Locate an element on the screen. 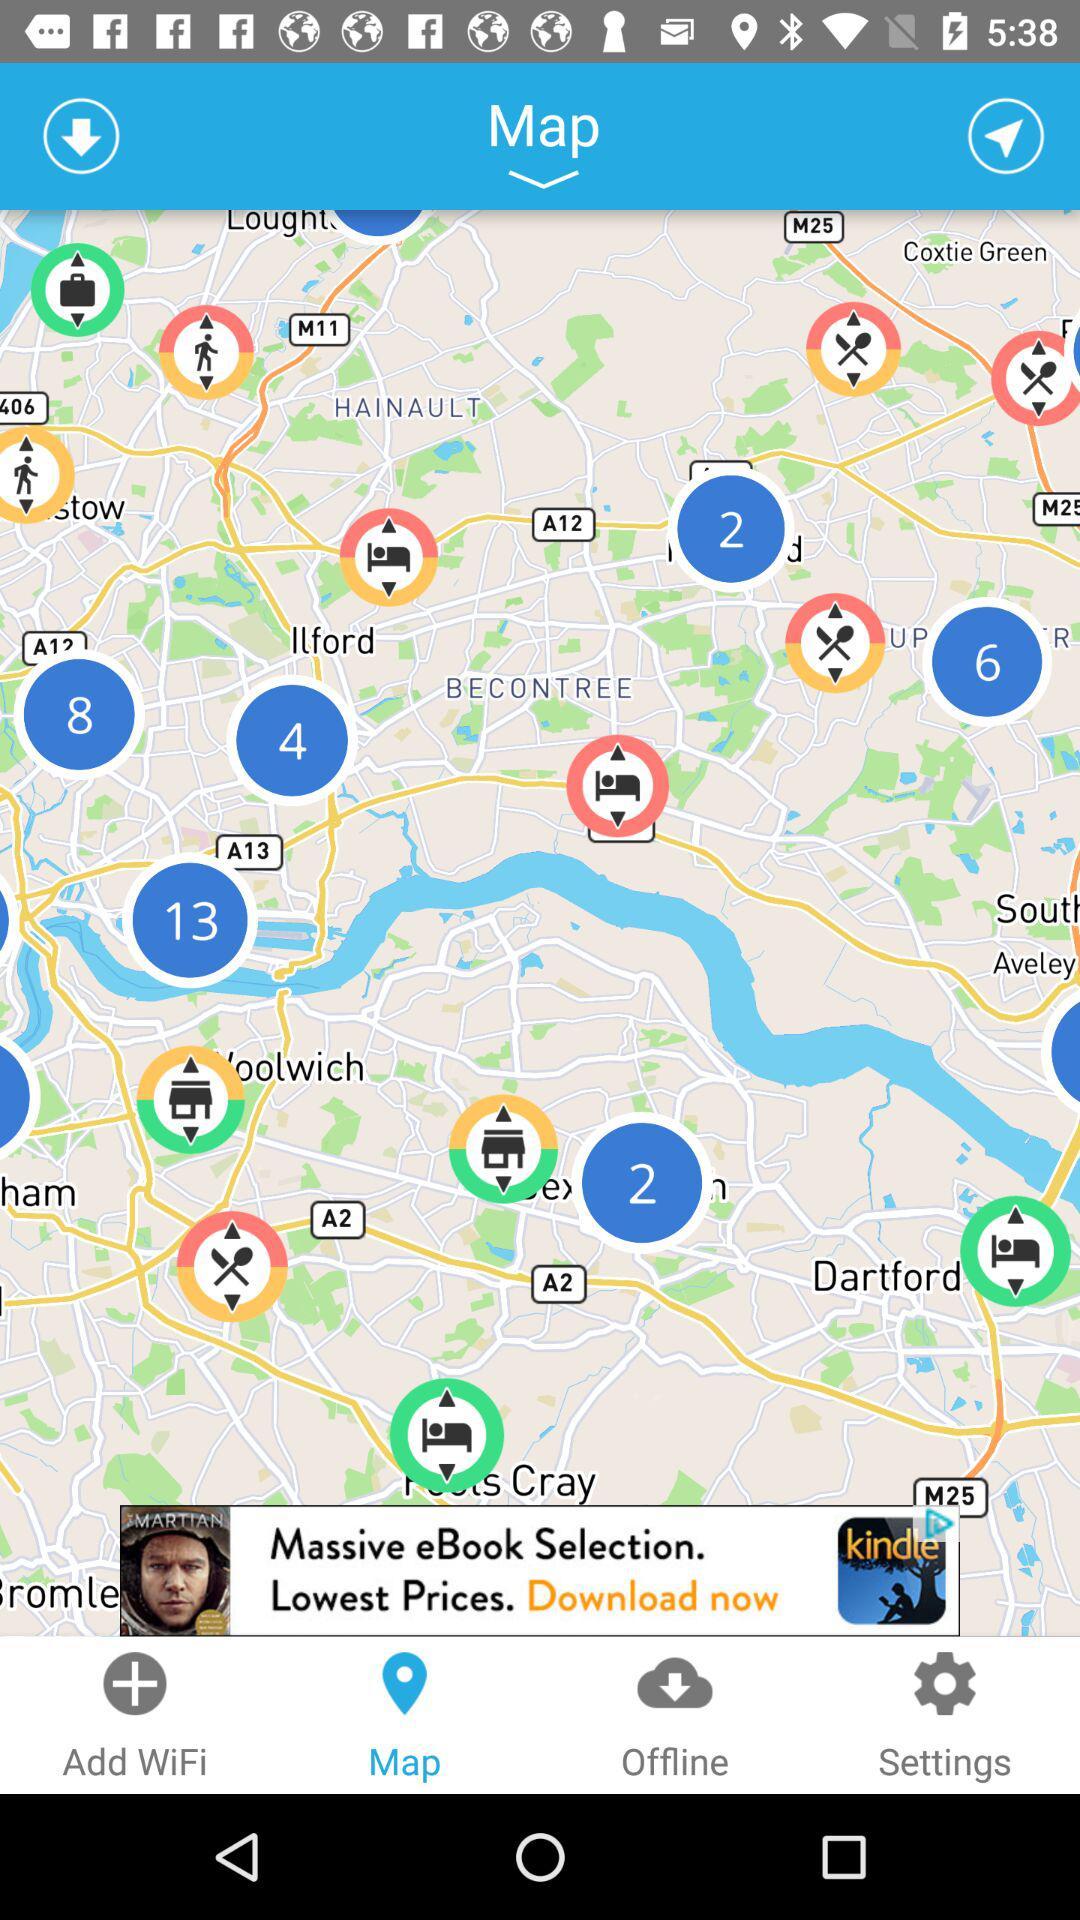 The height and width of the screenshot is (1920, 1080). the location is located at coordinates (1006, 135).